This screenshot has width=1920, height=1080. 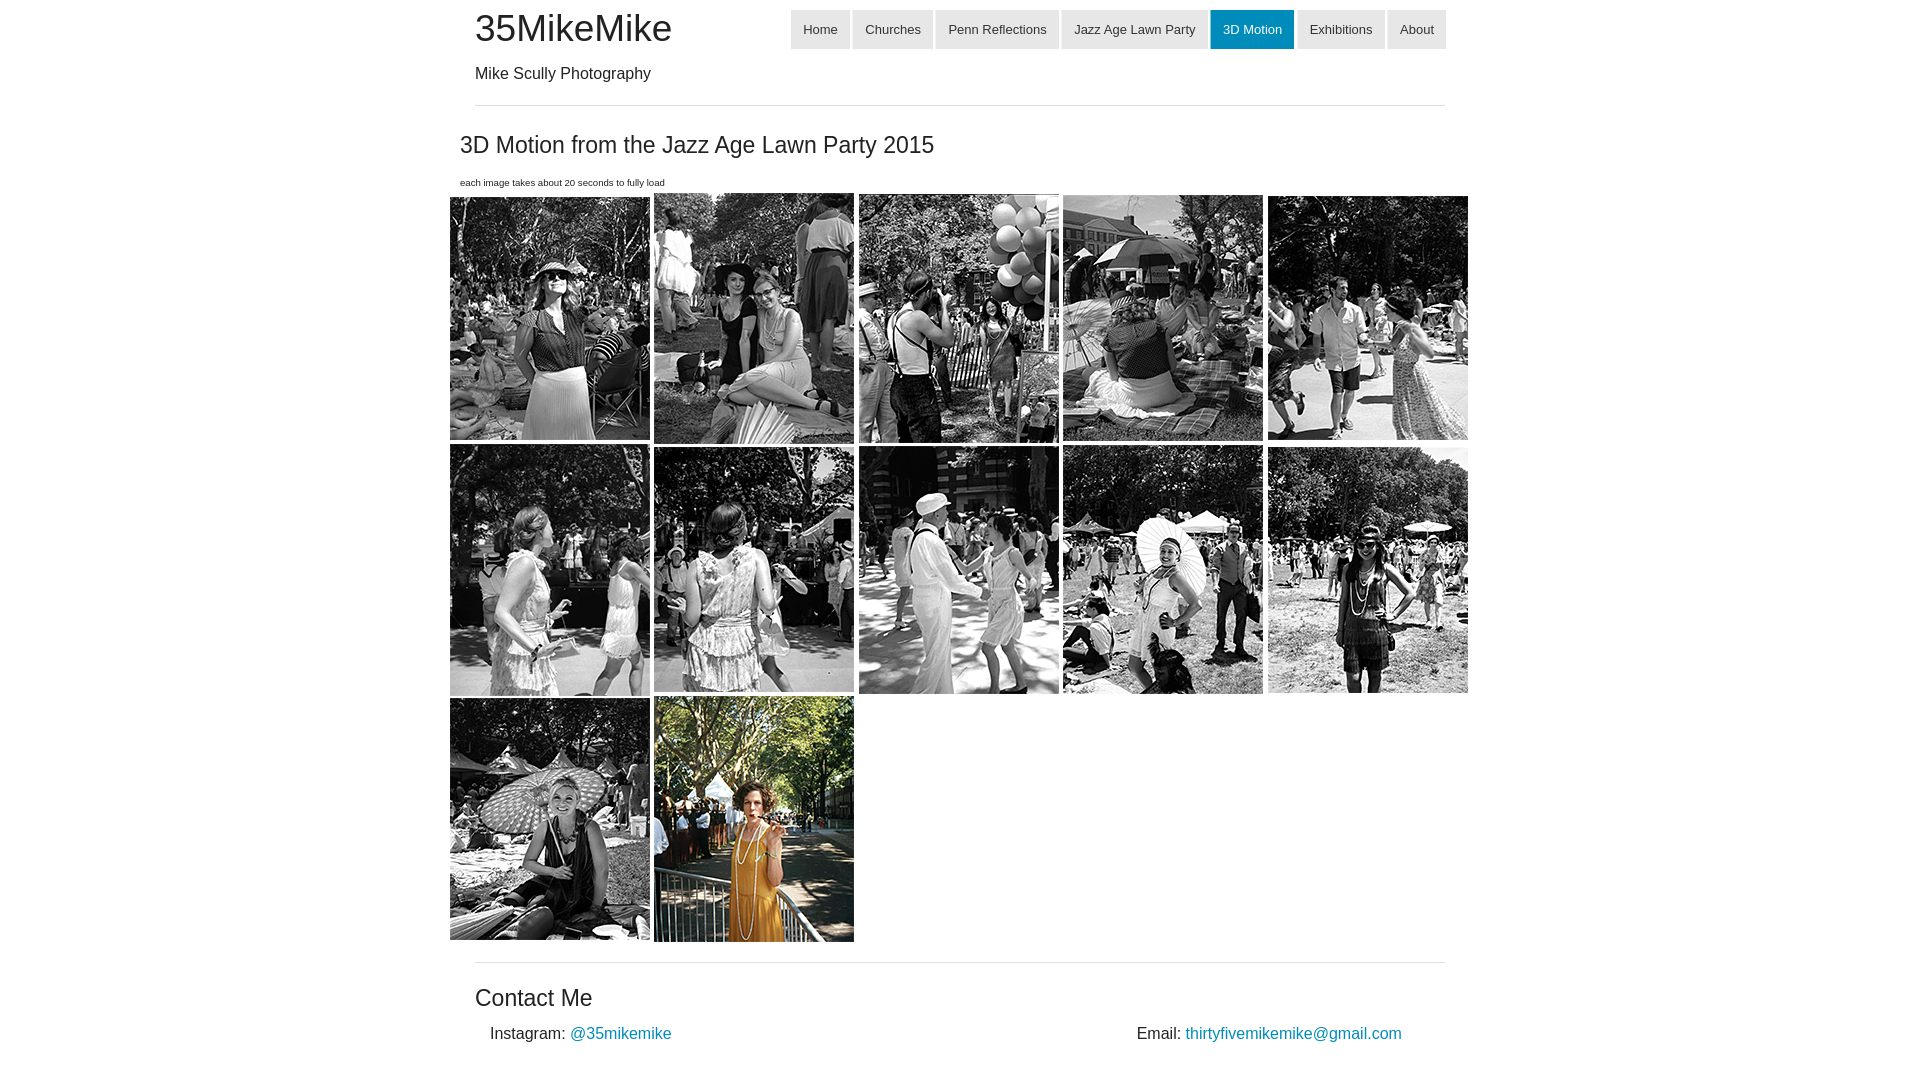 I want to click on 'Churches', so click(x=851, y=29).